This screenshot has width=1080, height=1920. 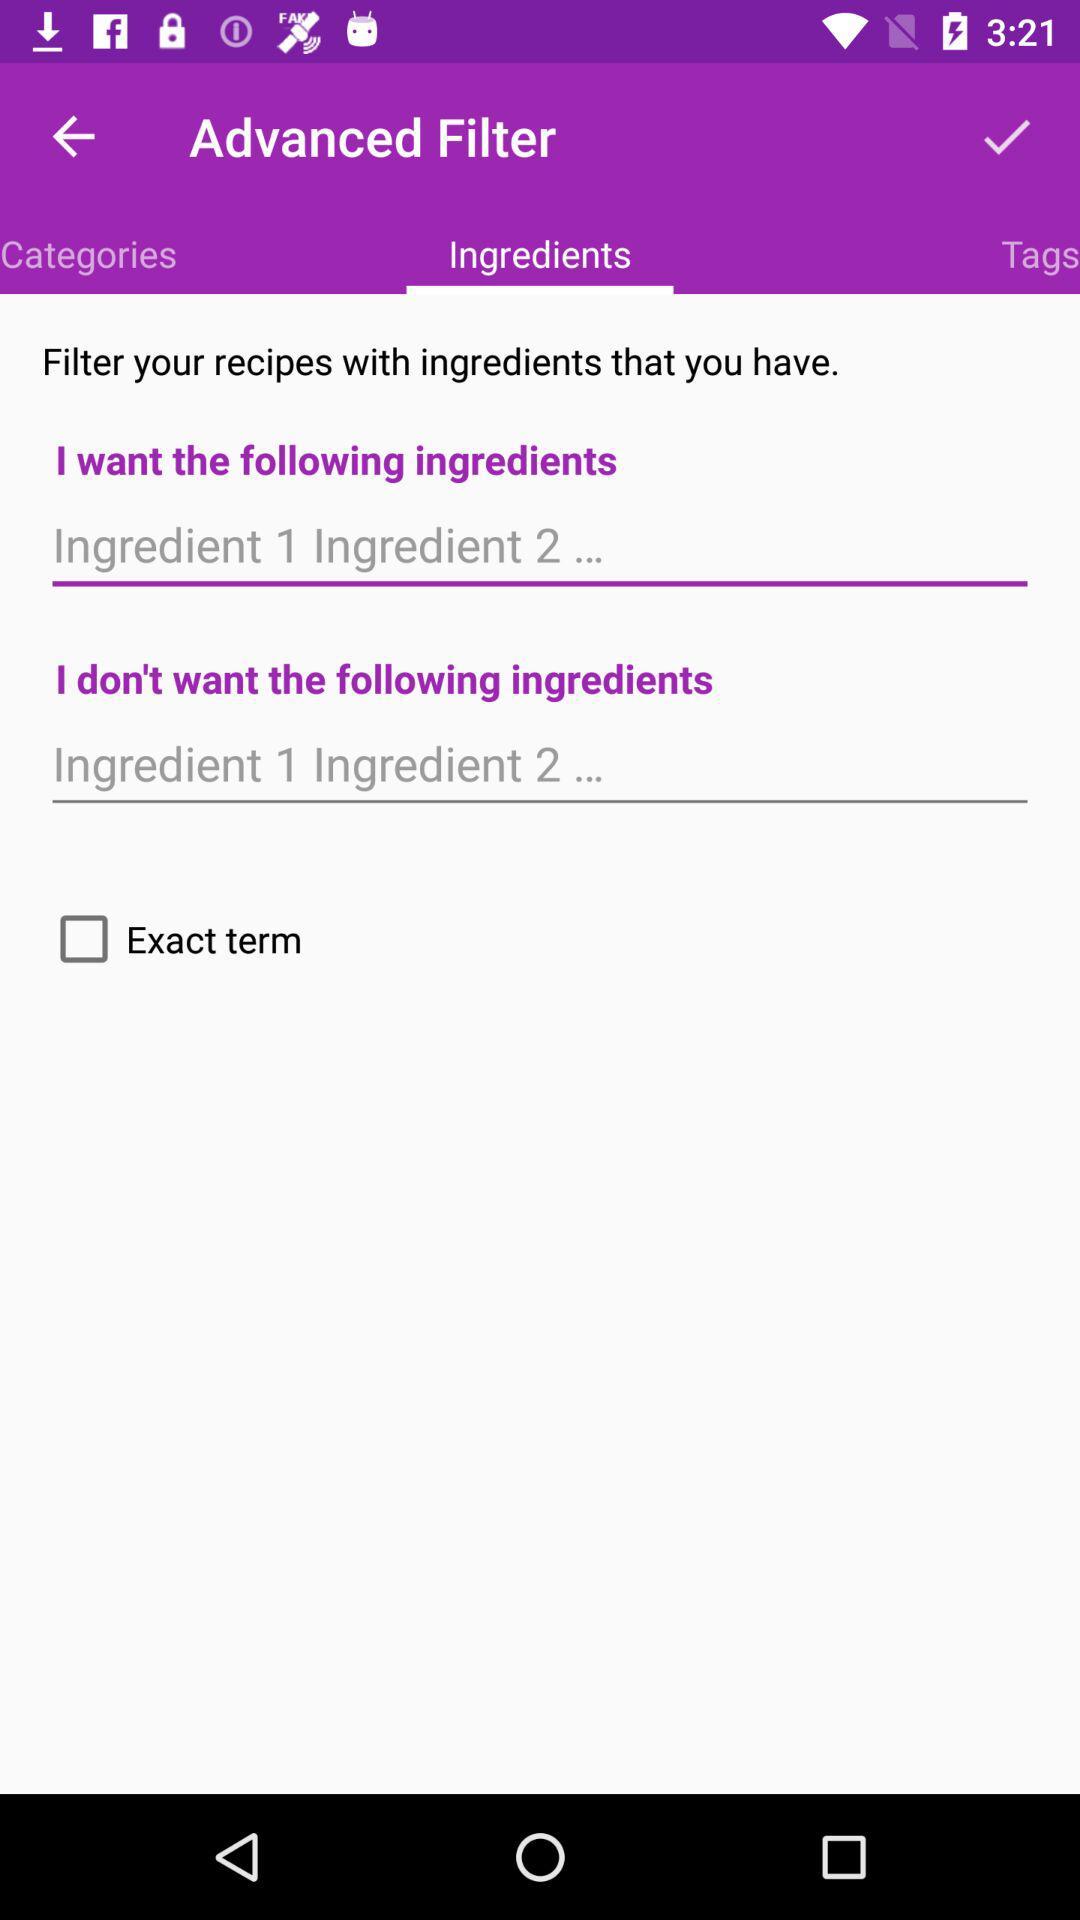 I want to click on the tags icon, so click(x=1039, y=252).